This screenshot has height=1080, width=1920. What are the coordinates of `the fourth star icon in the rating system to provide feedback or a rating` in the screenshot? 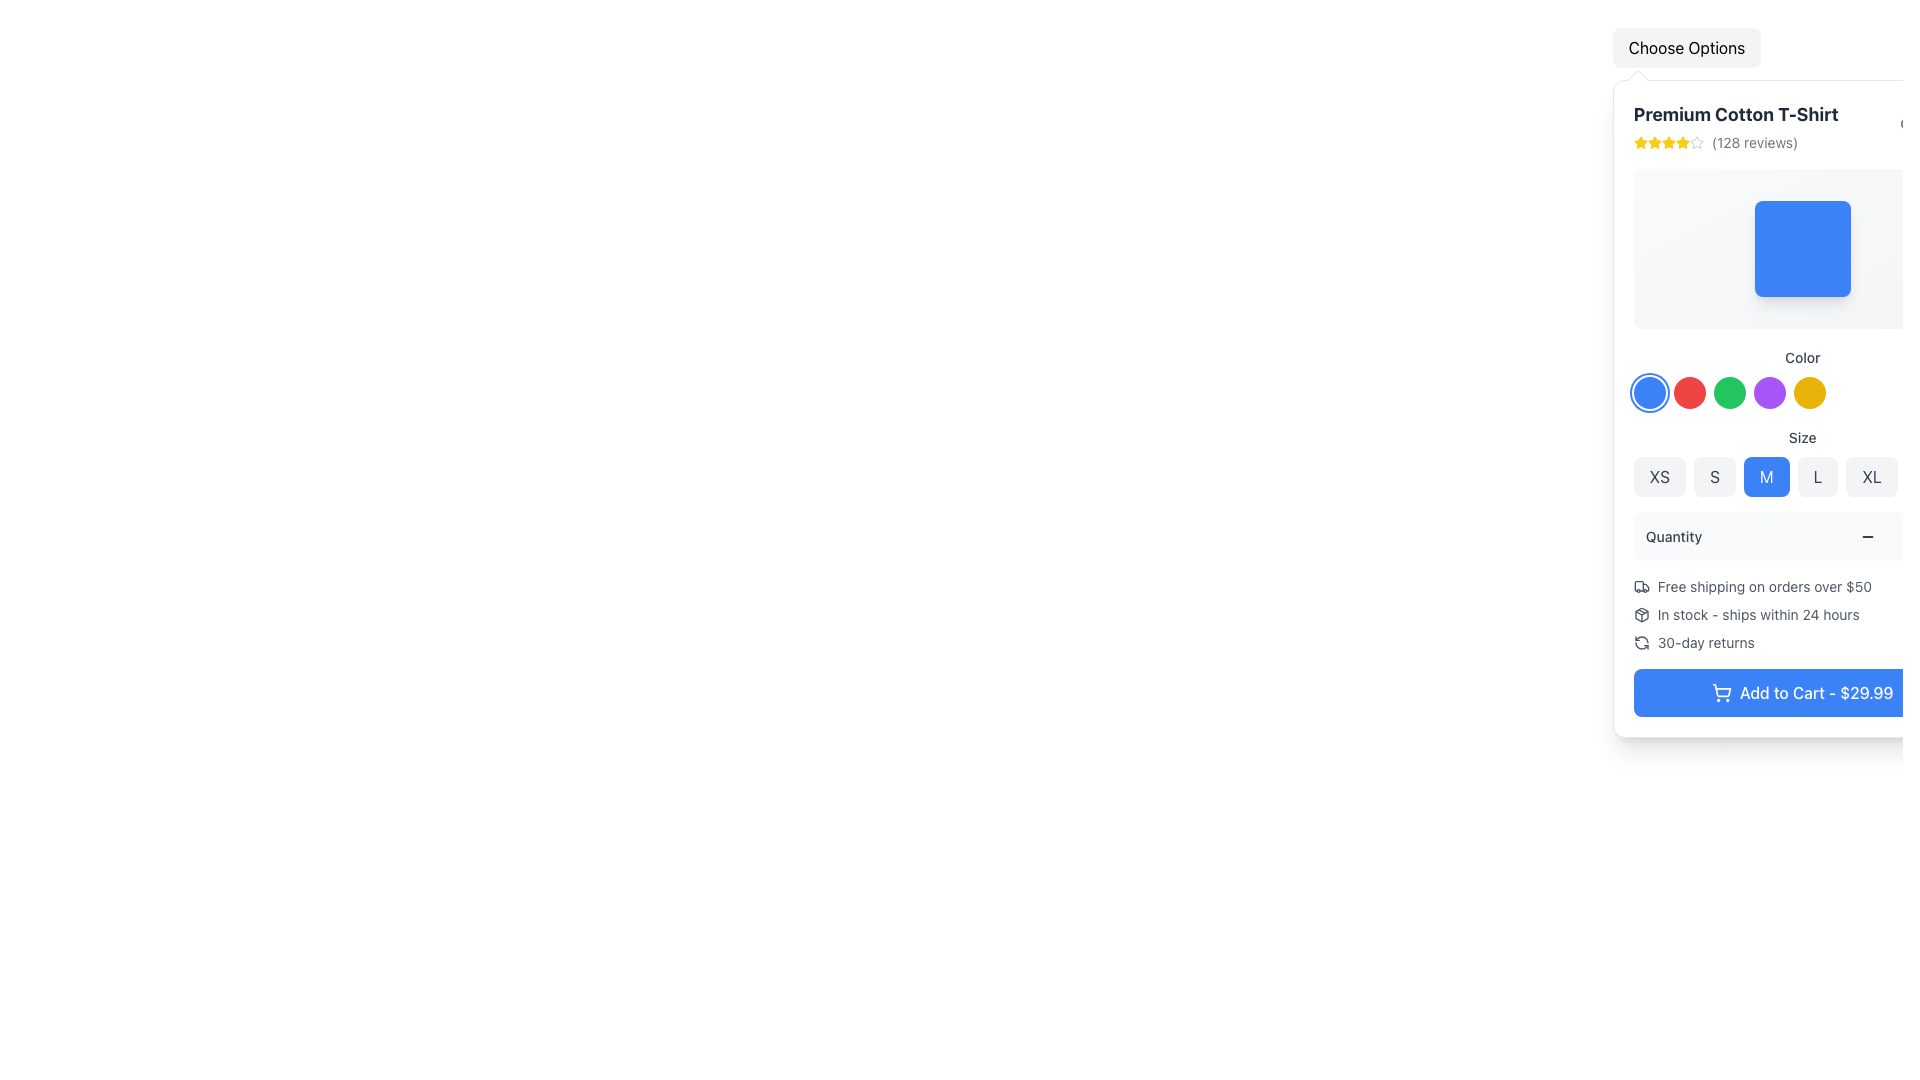 It's located at (1668, 141).